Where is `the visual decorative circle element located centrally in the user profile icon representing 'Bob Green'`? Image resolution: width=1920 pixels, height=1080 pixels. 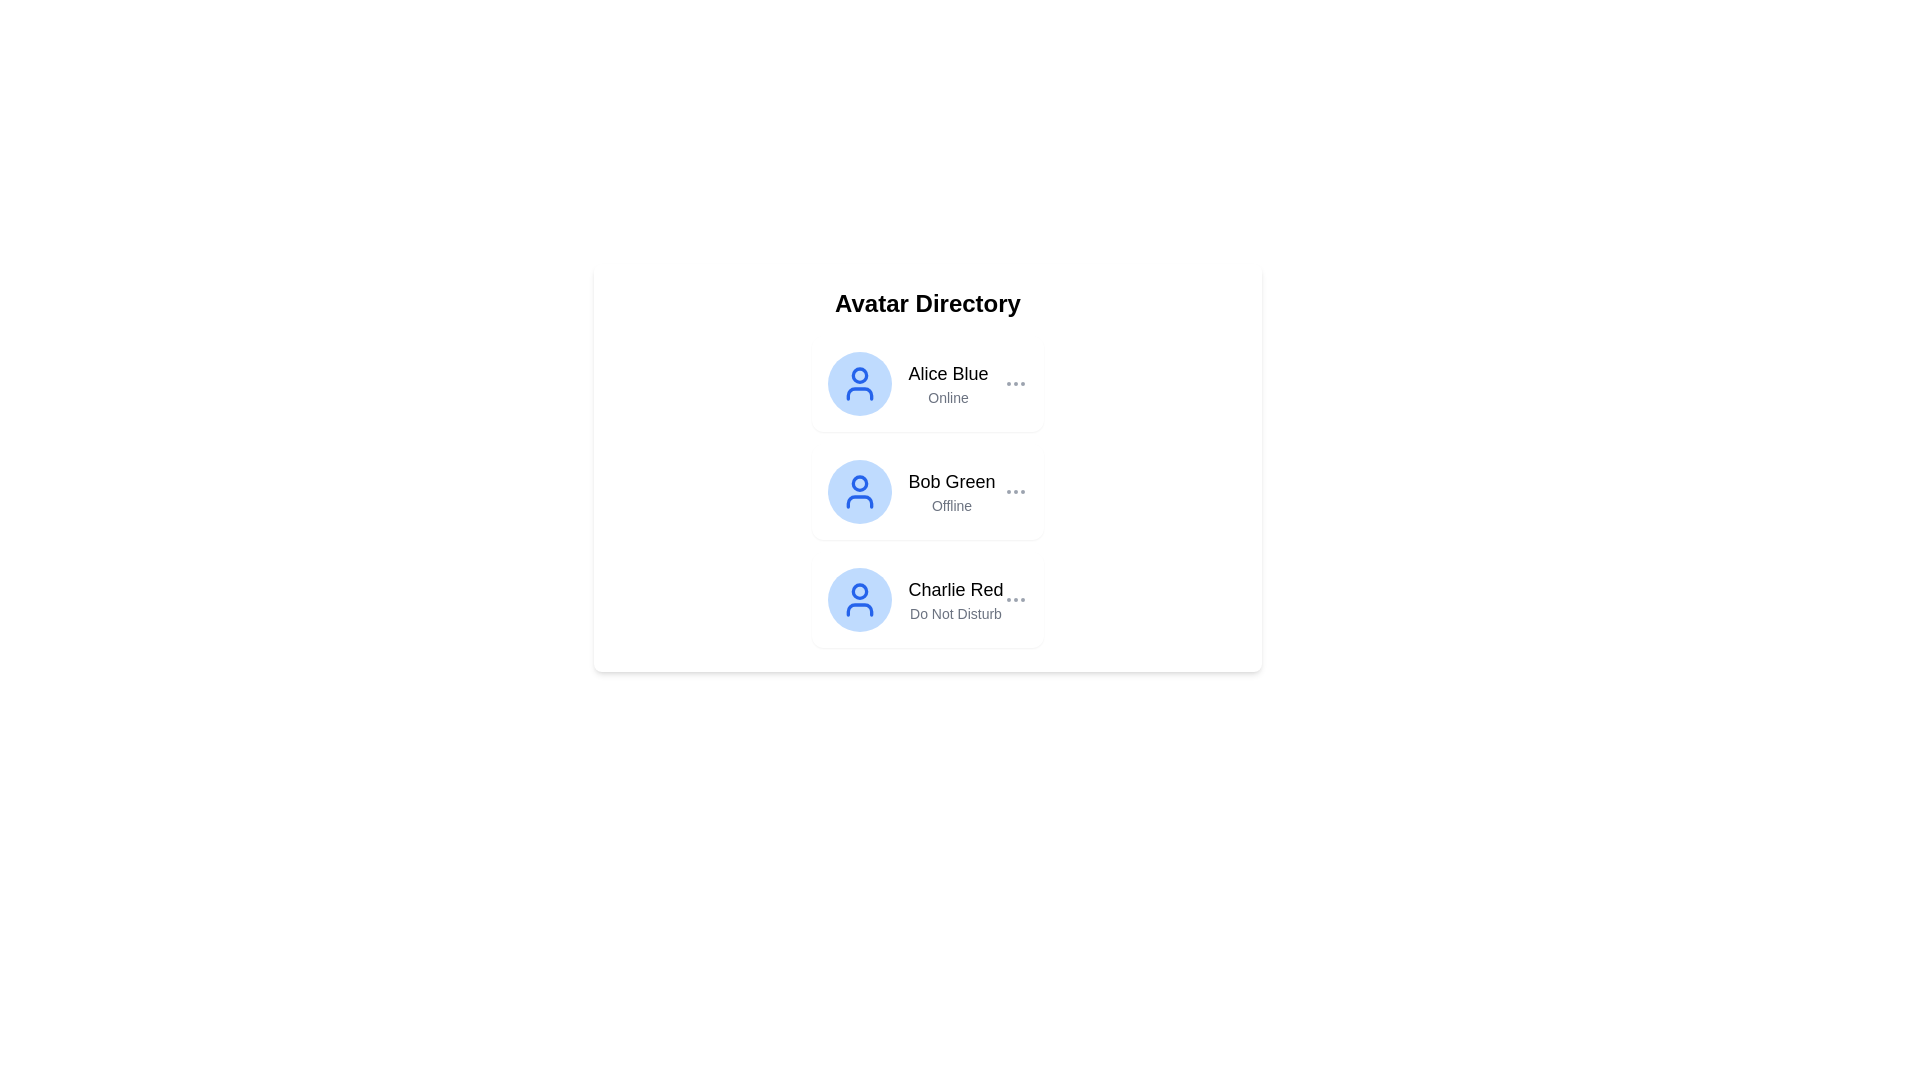
the visual decorative circle element located centrally in the user profile icon representing 'Bob Green' is located at coordinates (860, 483).